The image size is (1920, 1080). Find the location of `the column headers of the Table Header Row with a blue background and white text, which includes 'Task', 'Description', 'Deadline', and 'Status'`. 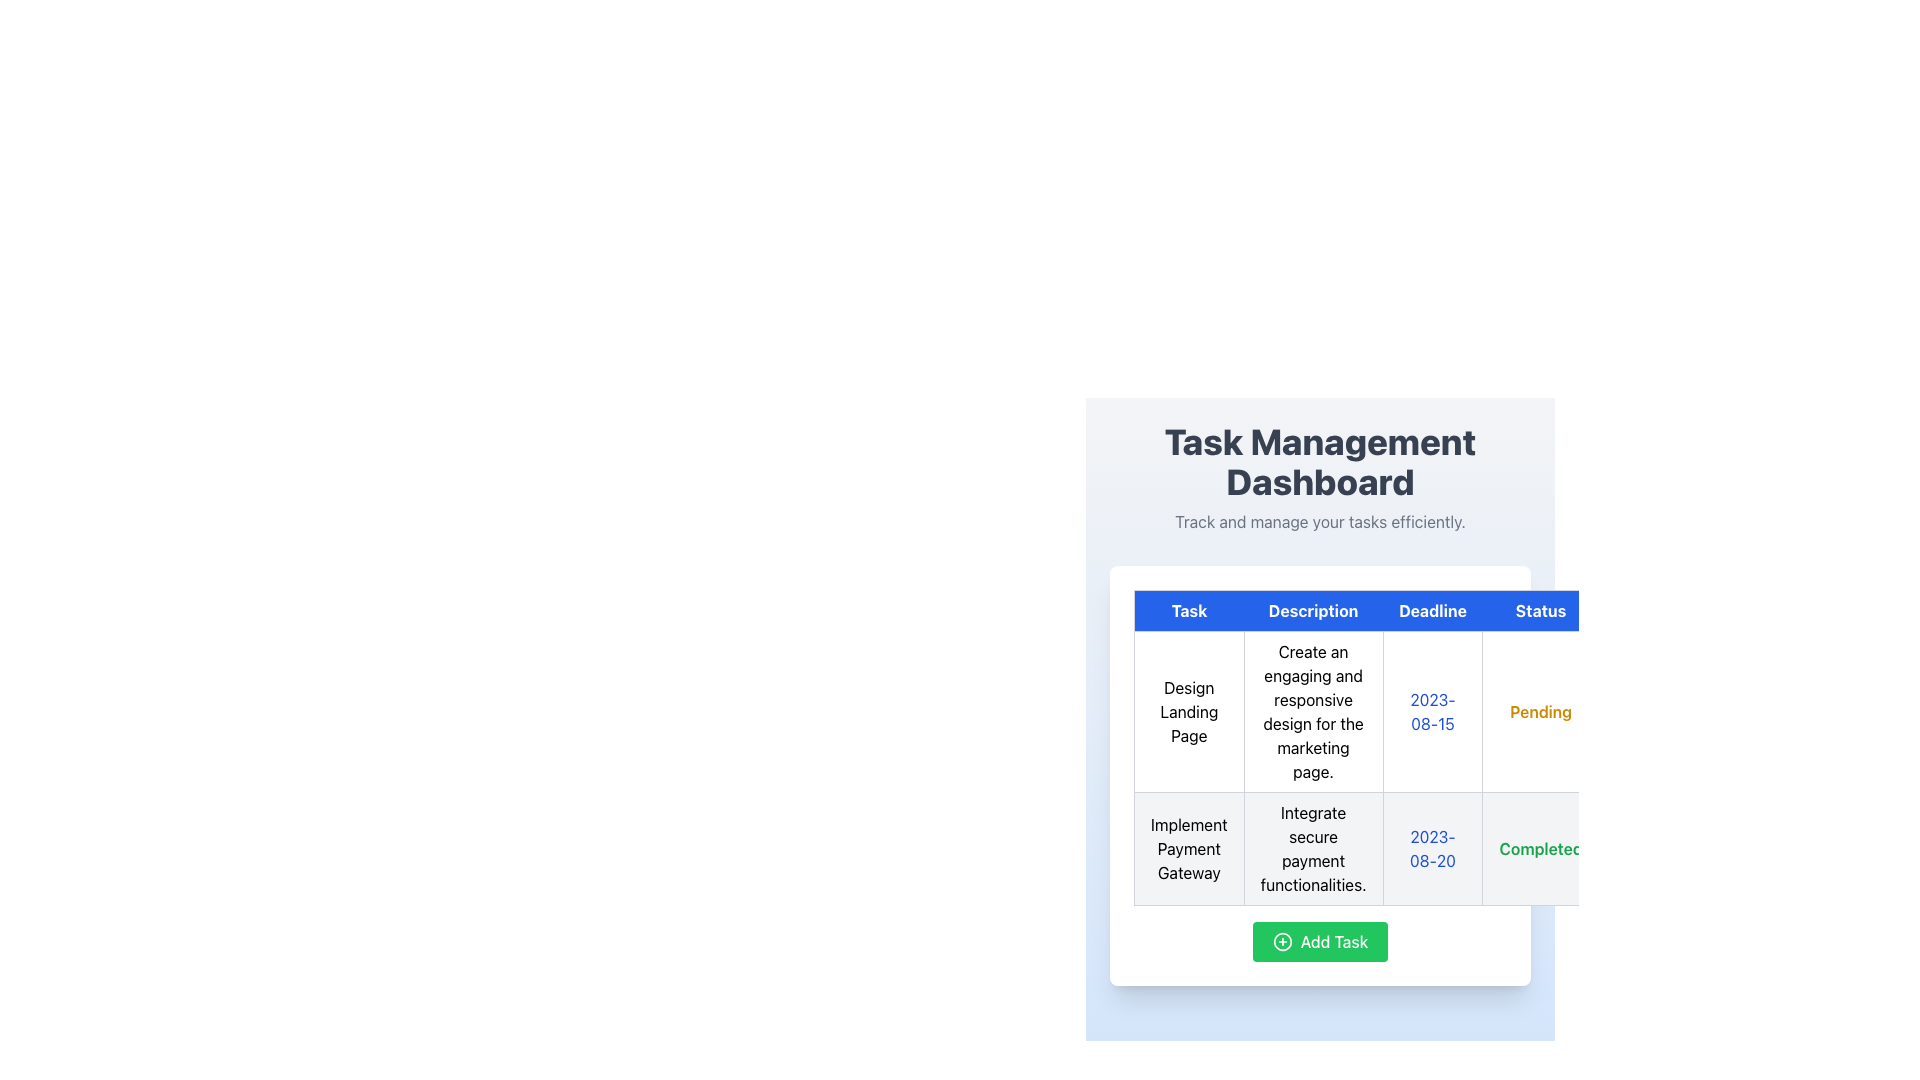

the column headers of the Table Header Row with a blue background and white text, which includes 'Task', 'Description', 'Deadline', and 'Status' is located at coordinates (1411, 609).